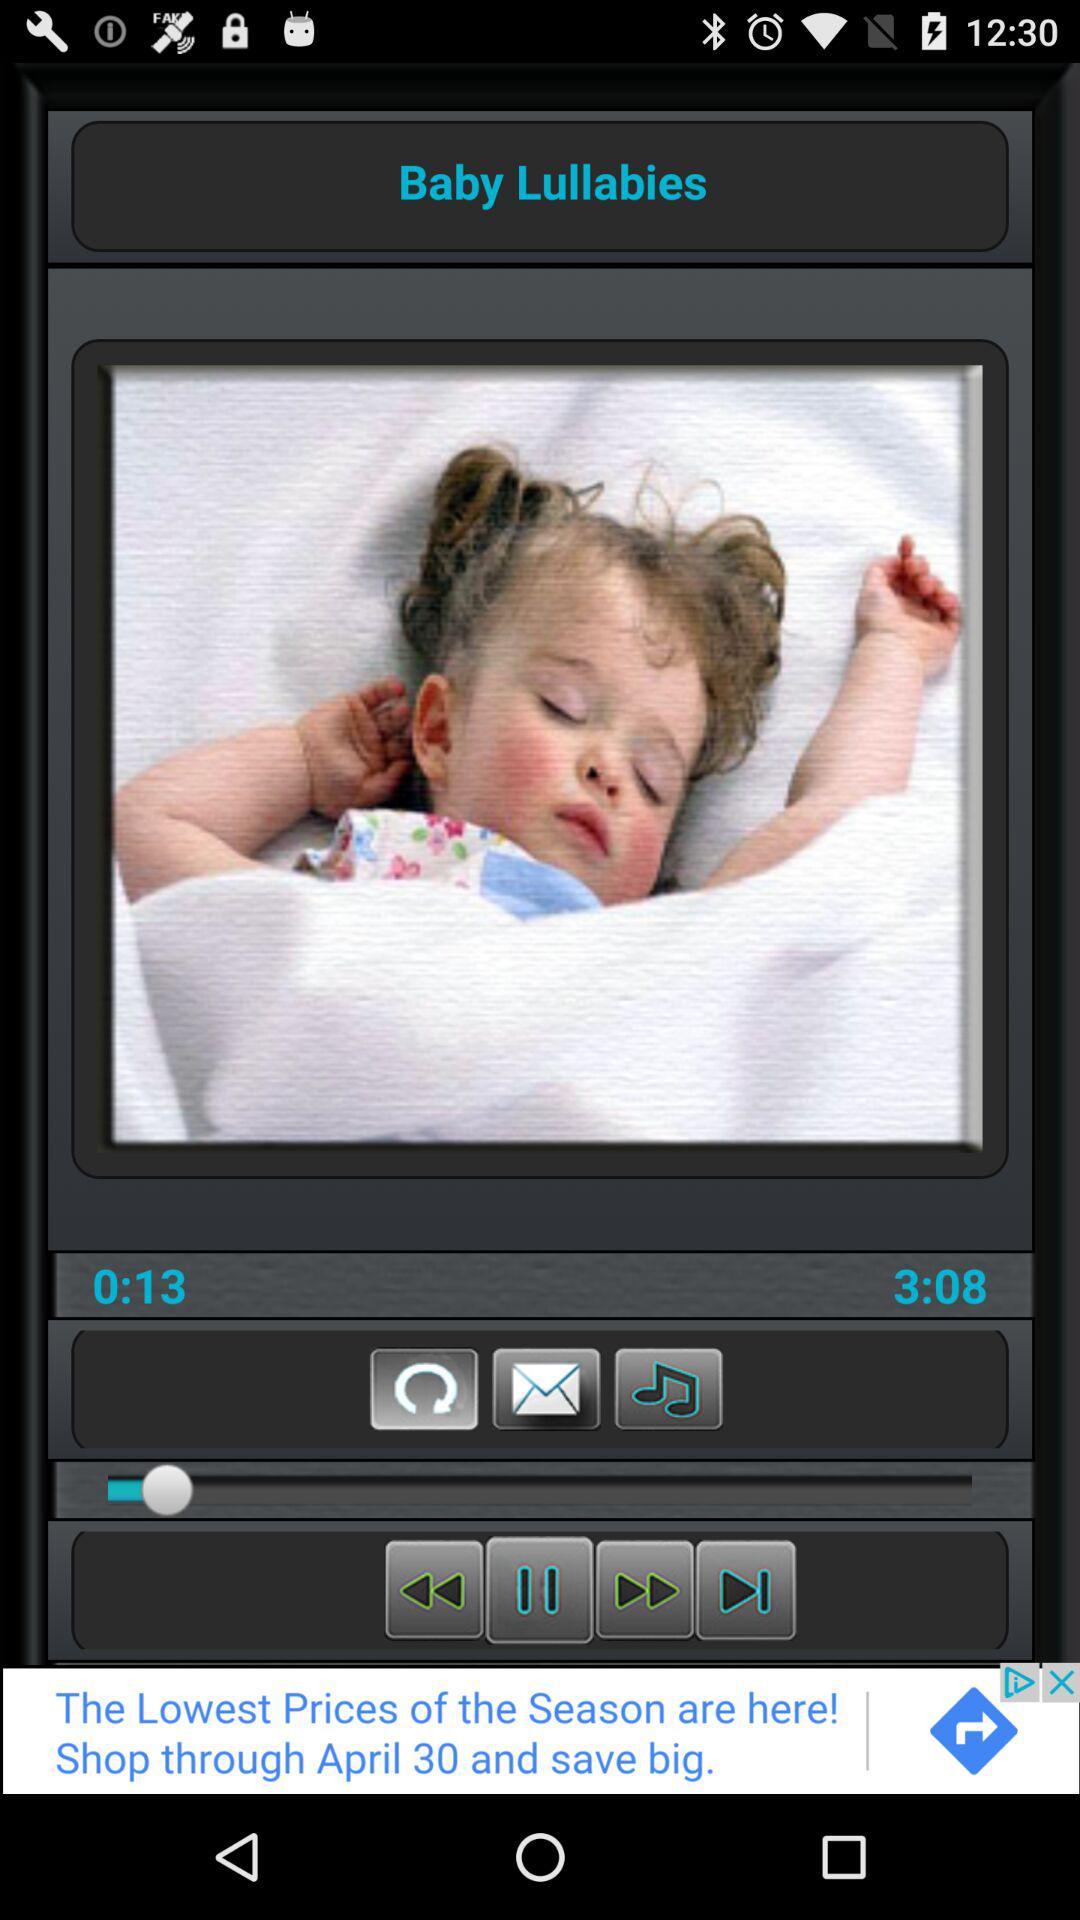  I want to click on the music icon, so click(668, 1486).